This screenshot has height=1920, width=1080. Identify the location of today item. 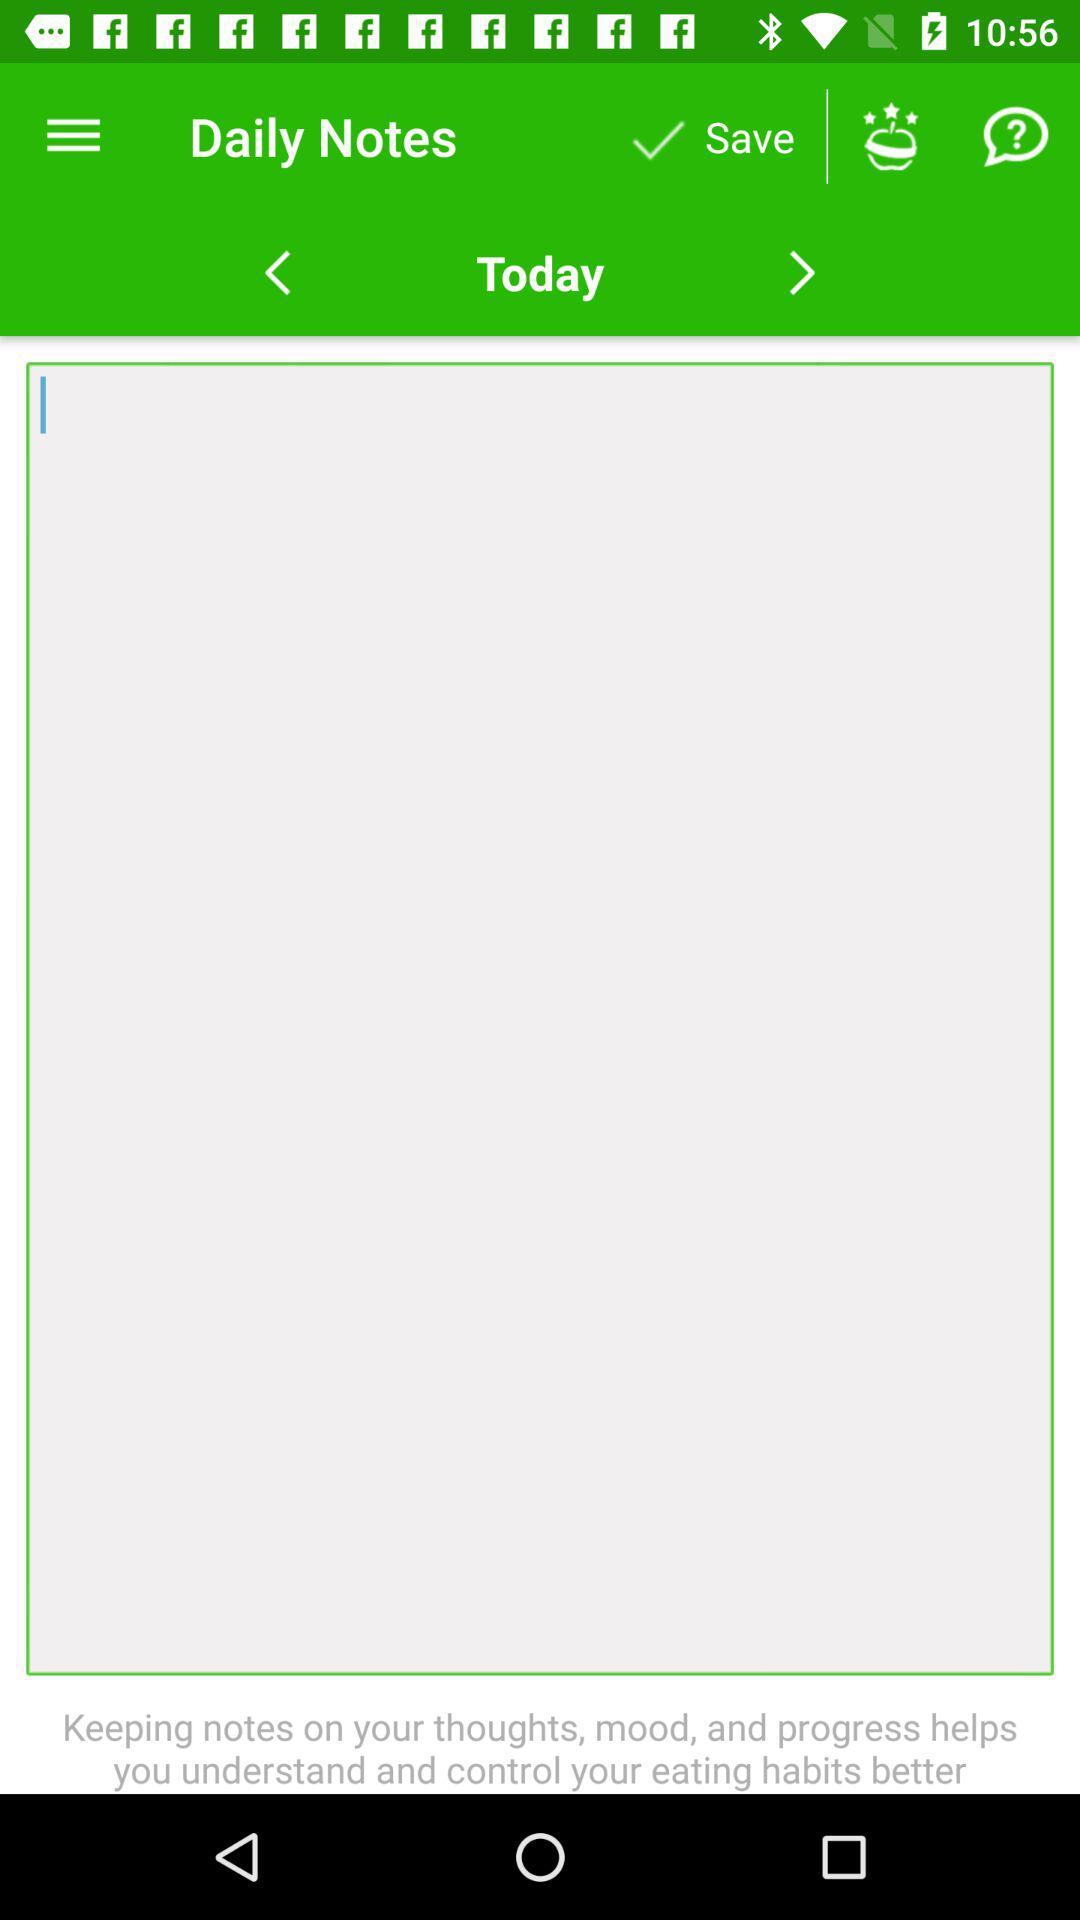
(540, 272).